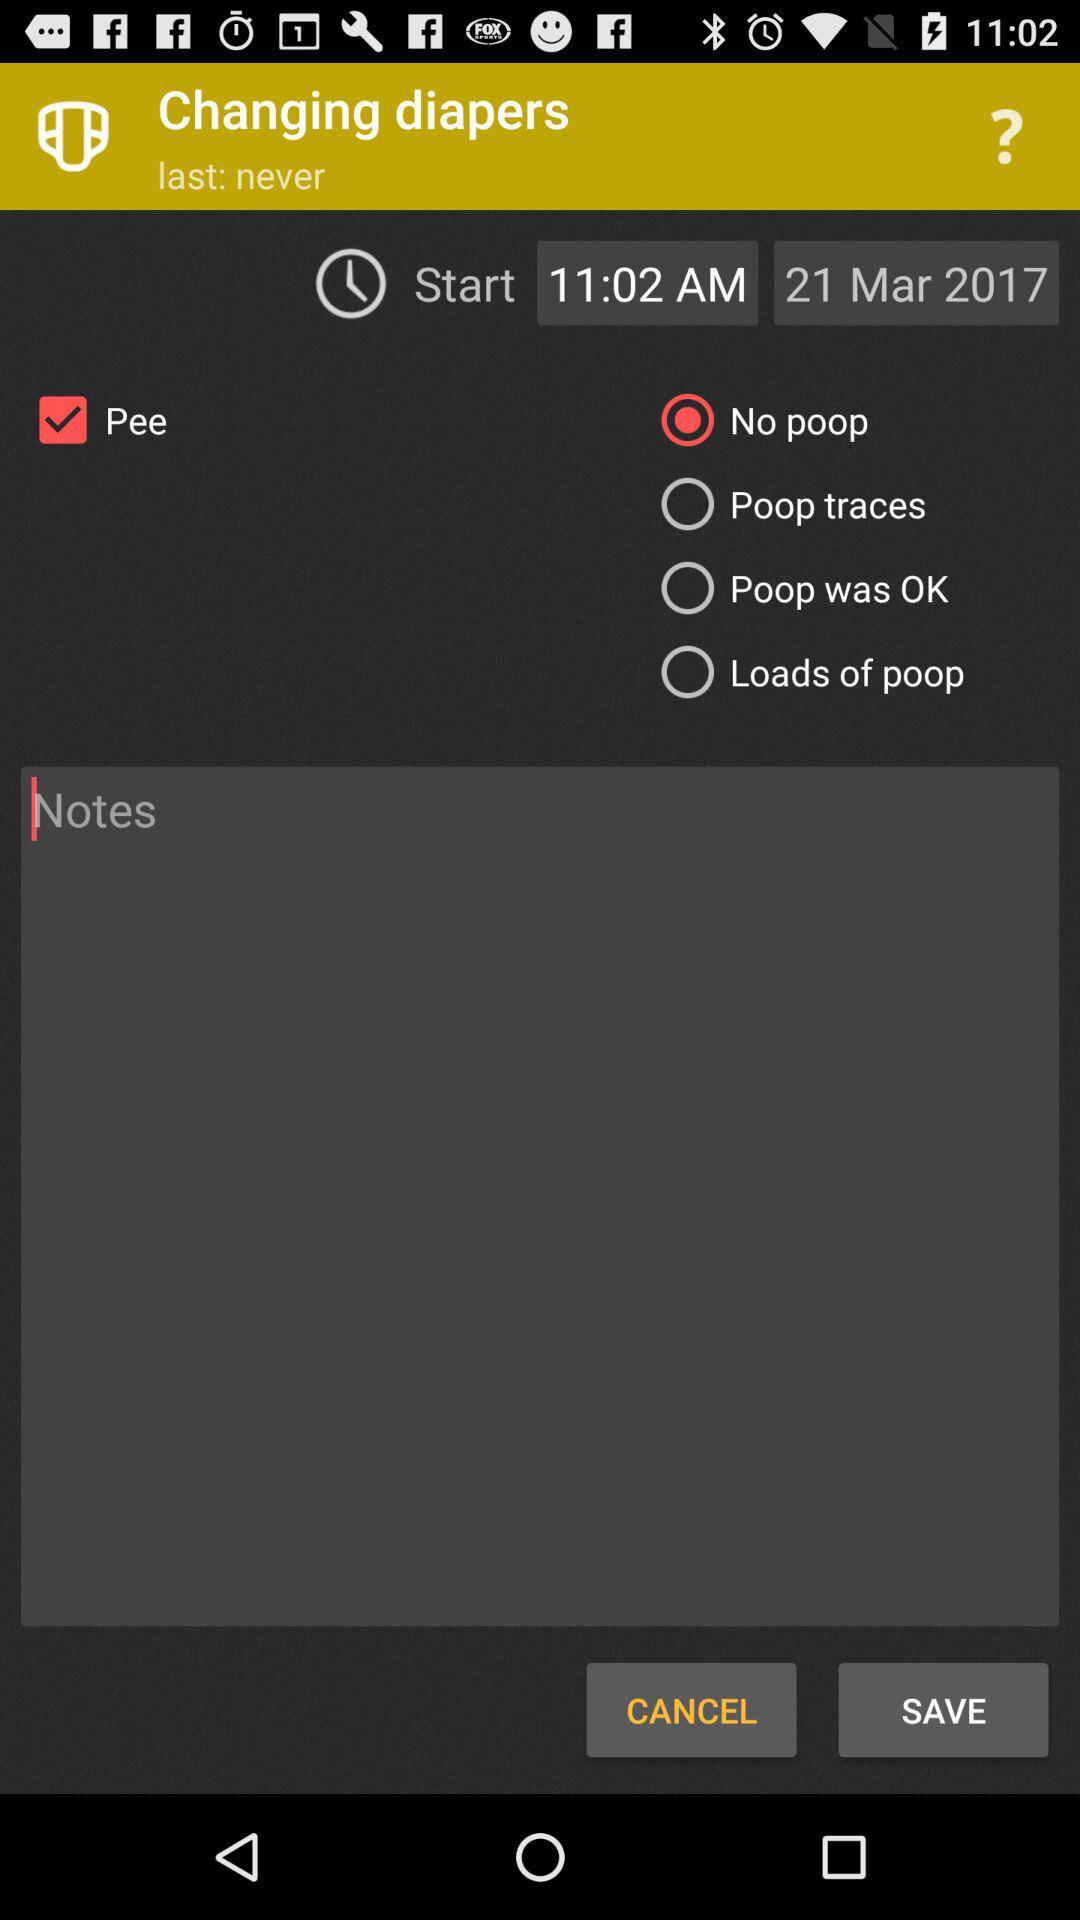 The height and width of the screenshot is (1920, 1080). Describe the element at coordinates (1006, 135) in the screenshot. I see `the support option` at that location.